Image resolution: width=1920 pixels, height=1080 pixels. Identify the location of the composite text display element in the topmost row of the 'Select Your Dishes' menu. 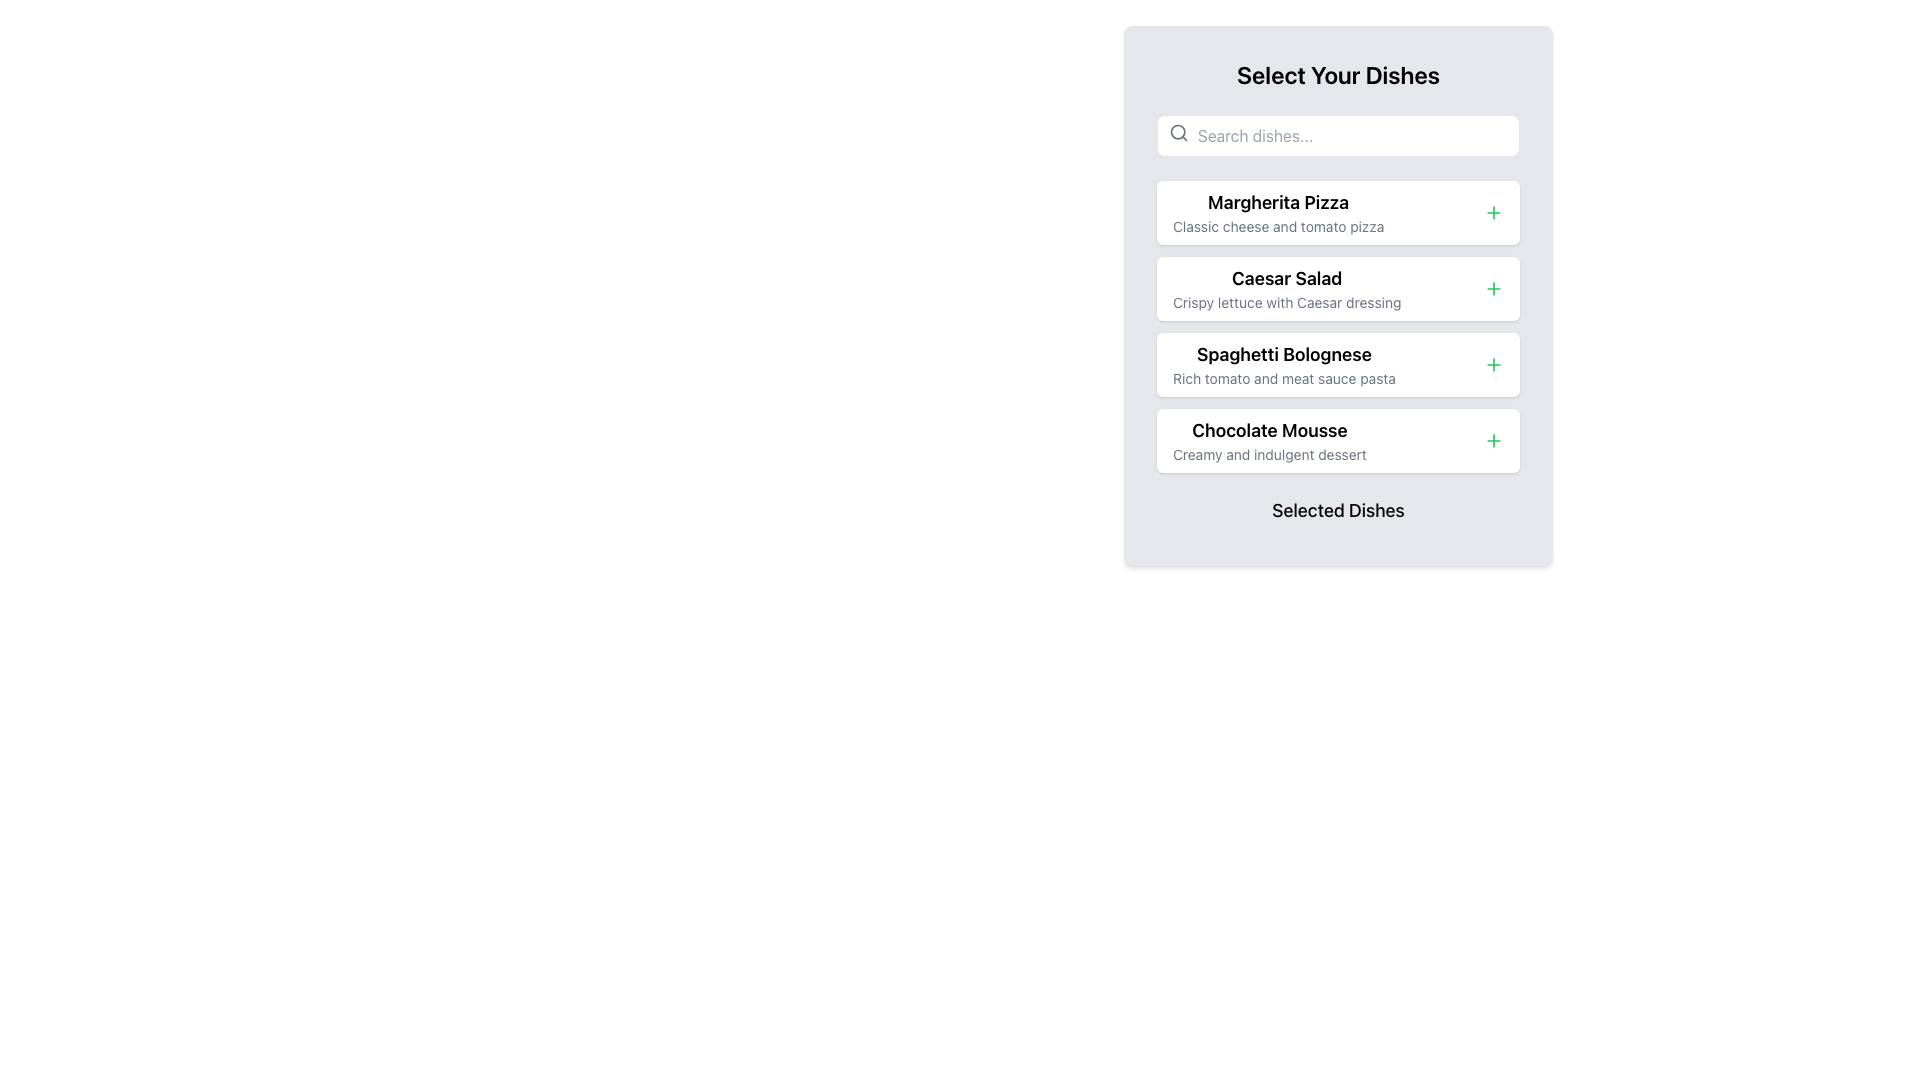
(1277, 212).